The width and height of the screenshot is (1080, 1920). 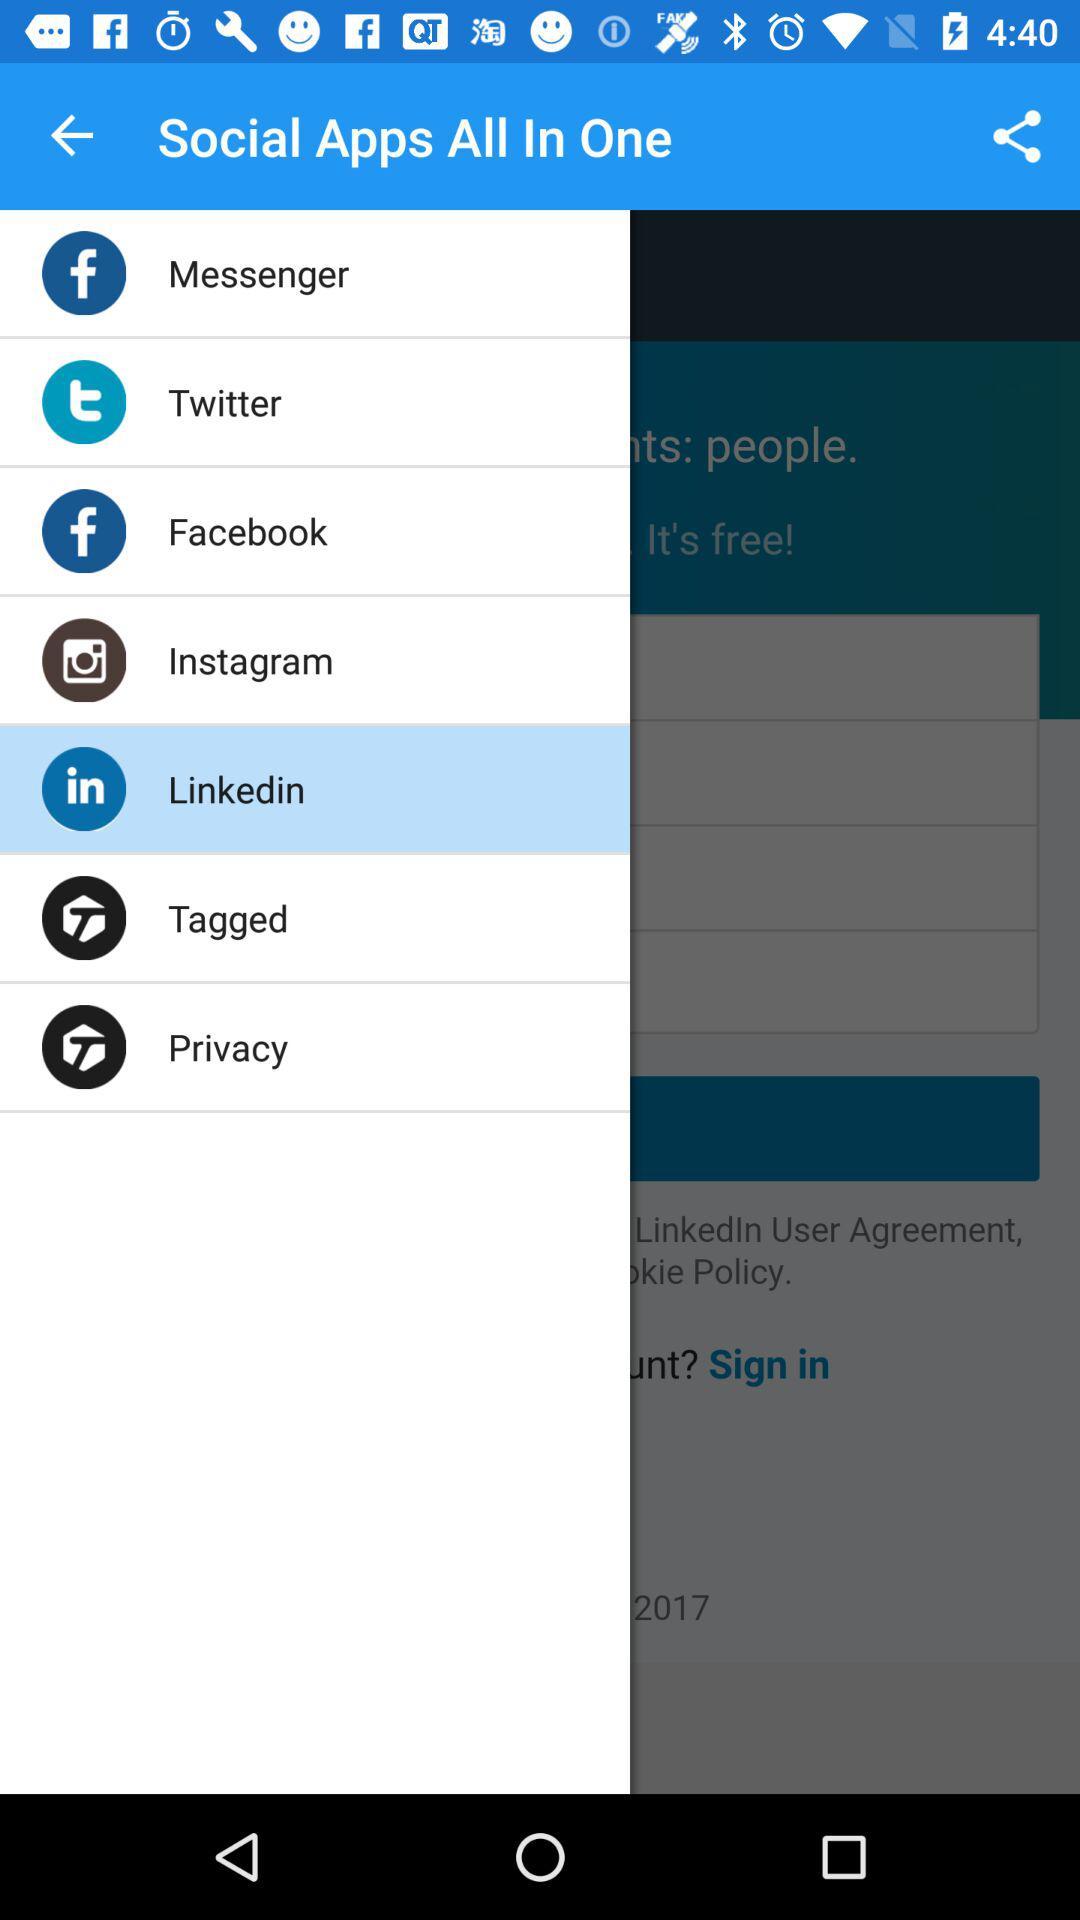 What do you see at coordinates (72, 135) in the screenshot?
I see `icon to the left of social apps all icon` at bounding box center [72, 135].